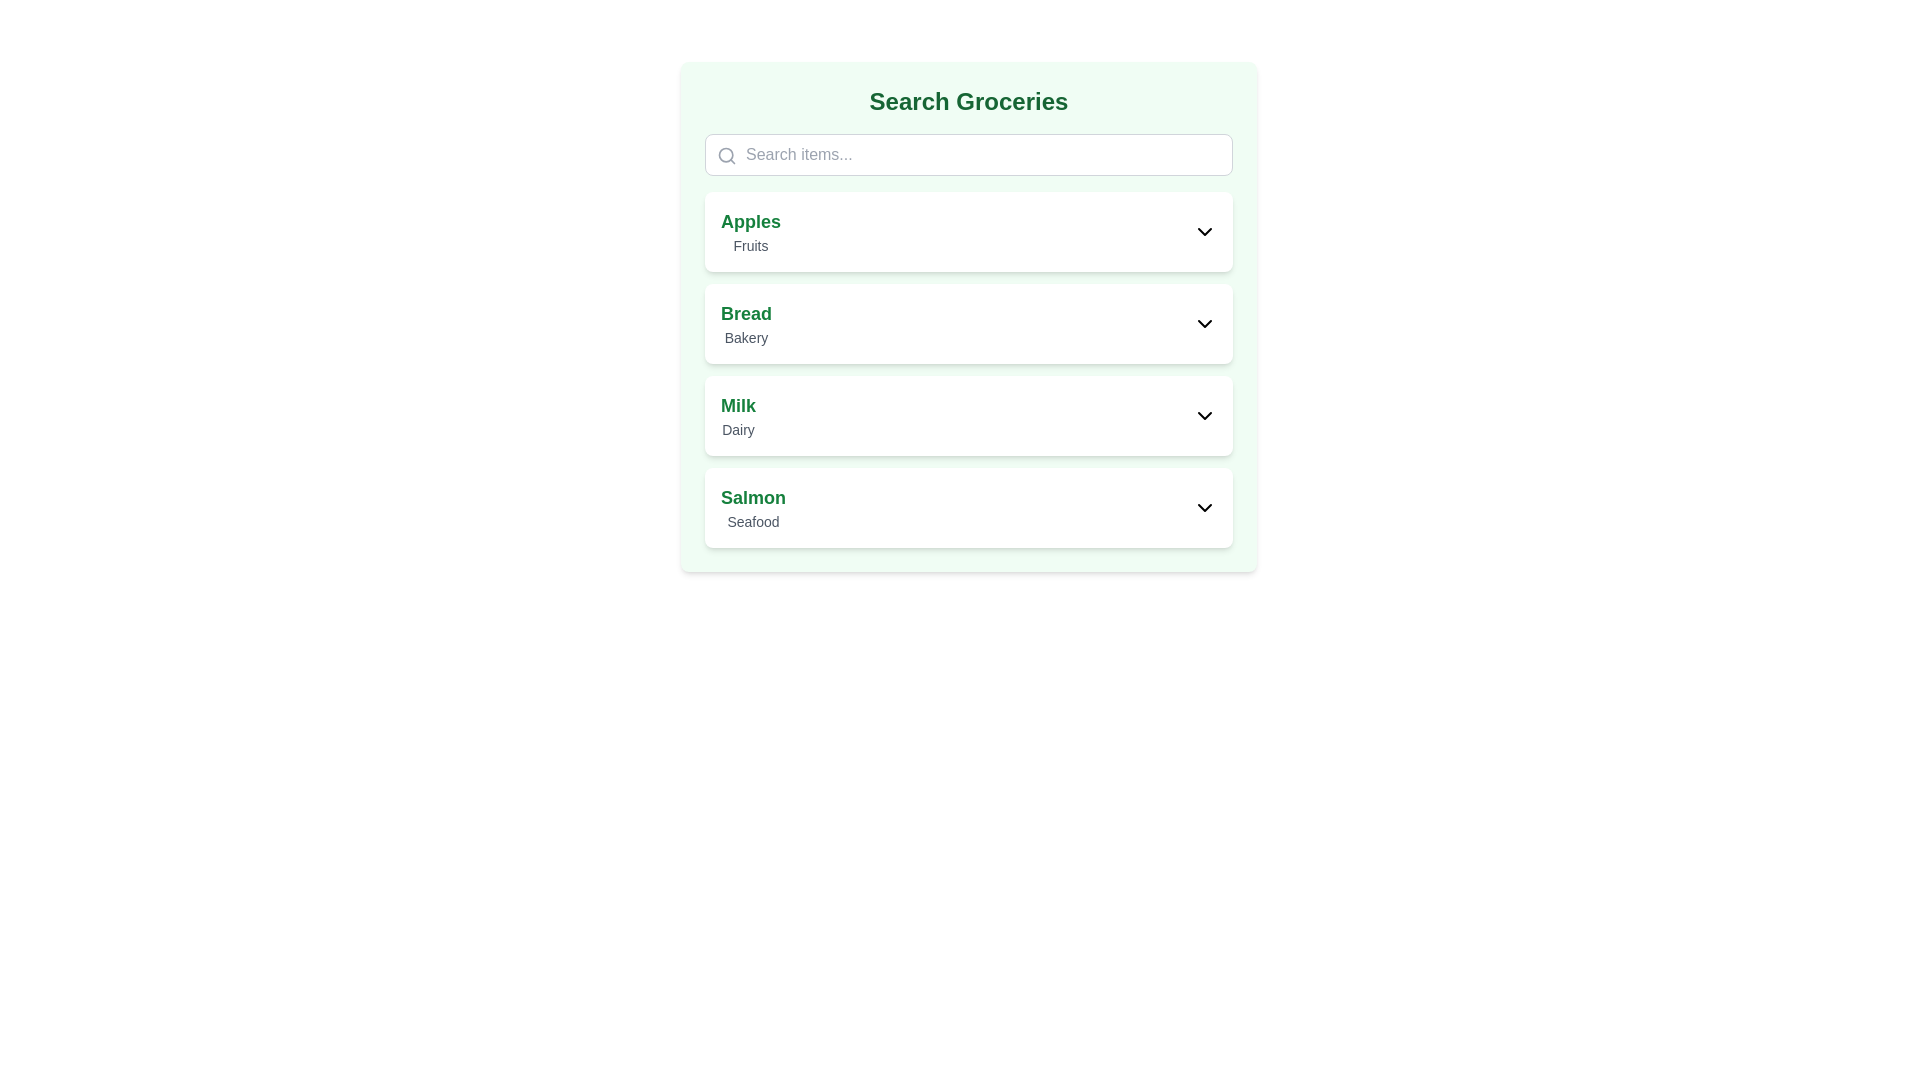  What do you see at coordinates (737, 428) in the screenshot?
I see `the Text Label providing additional descriptive information about the Milk category, which is located as the second line within the Milk card, the third item in the grocery options list` at bounding box center [737, 428].